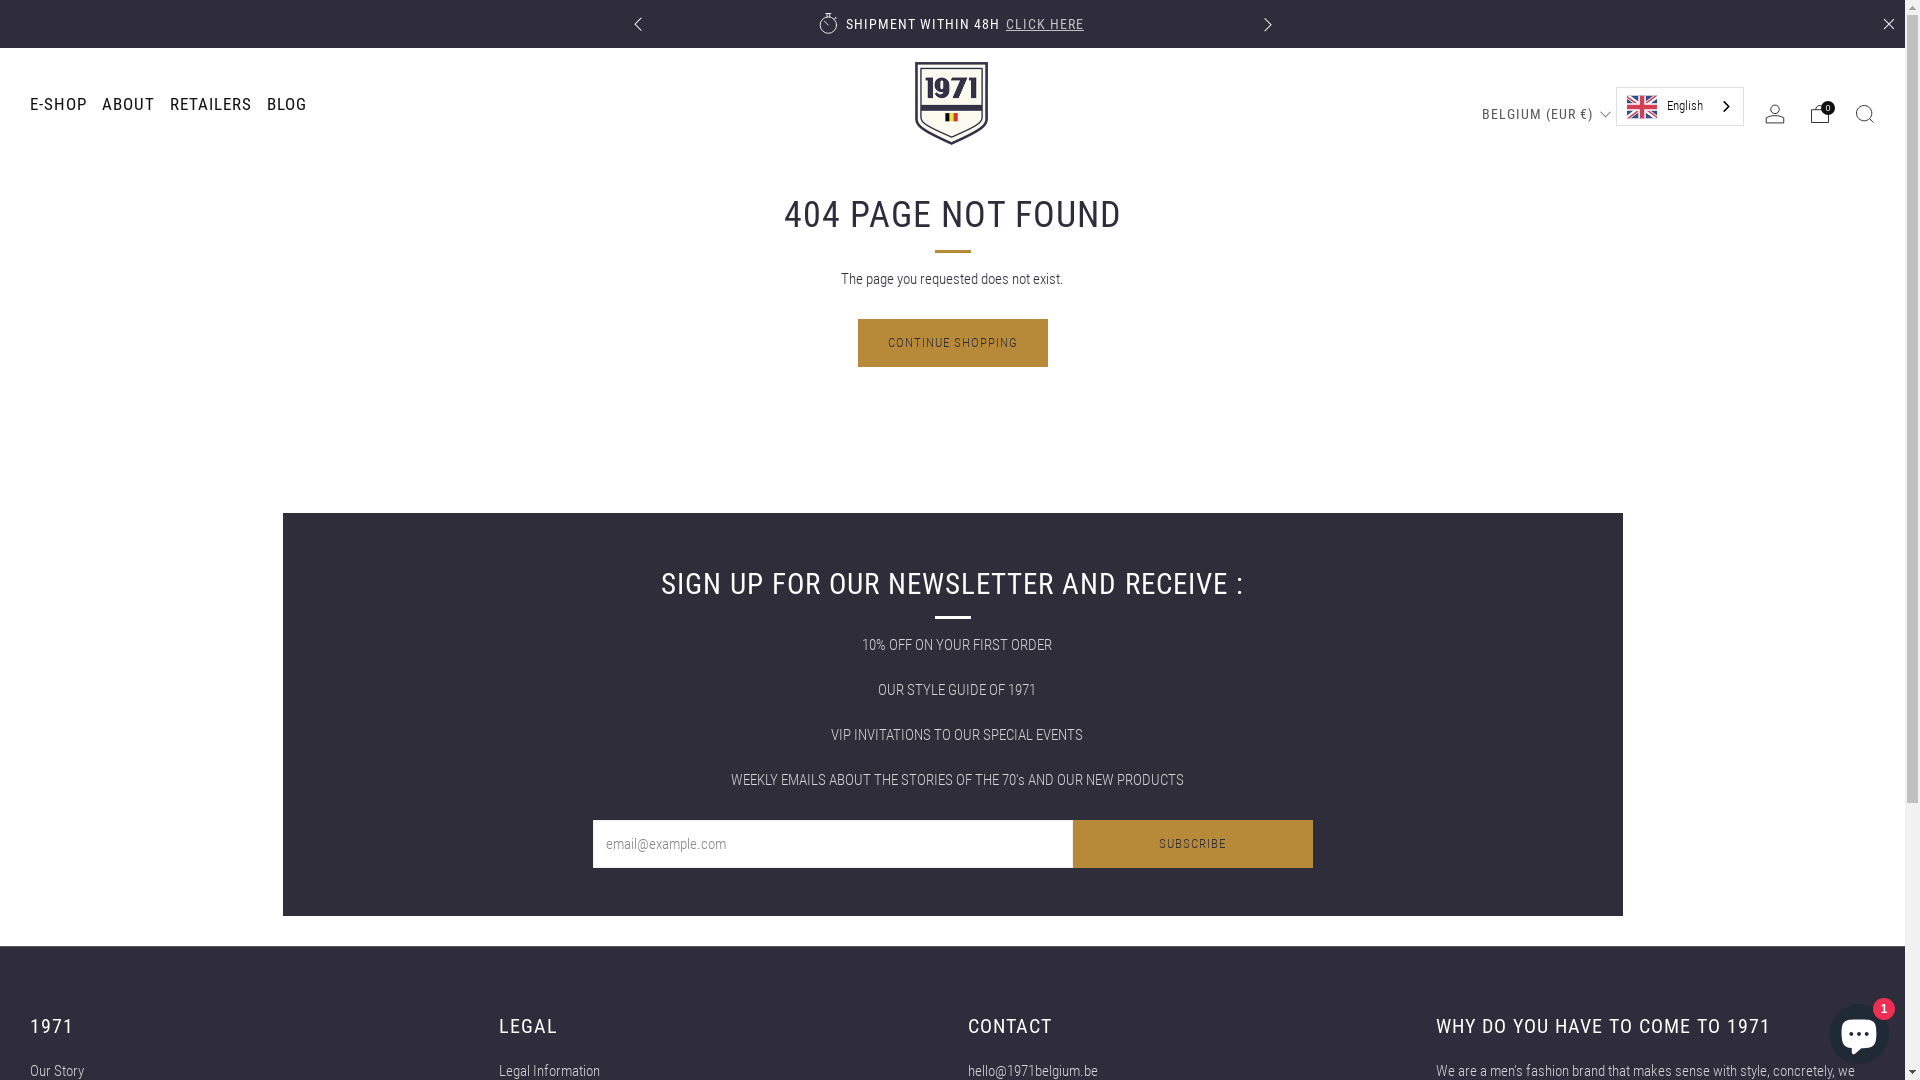  What do you see at coordinates (58, 104) in the screenshot?
I see `'E-SHOP'` at bounding box center [58, 104].